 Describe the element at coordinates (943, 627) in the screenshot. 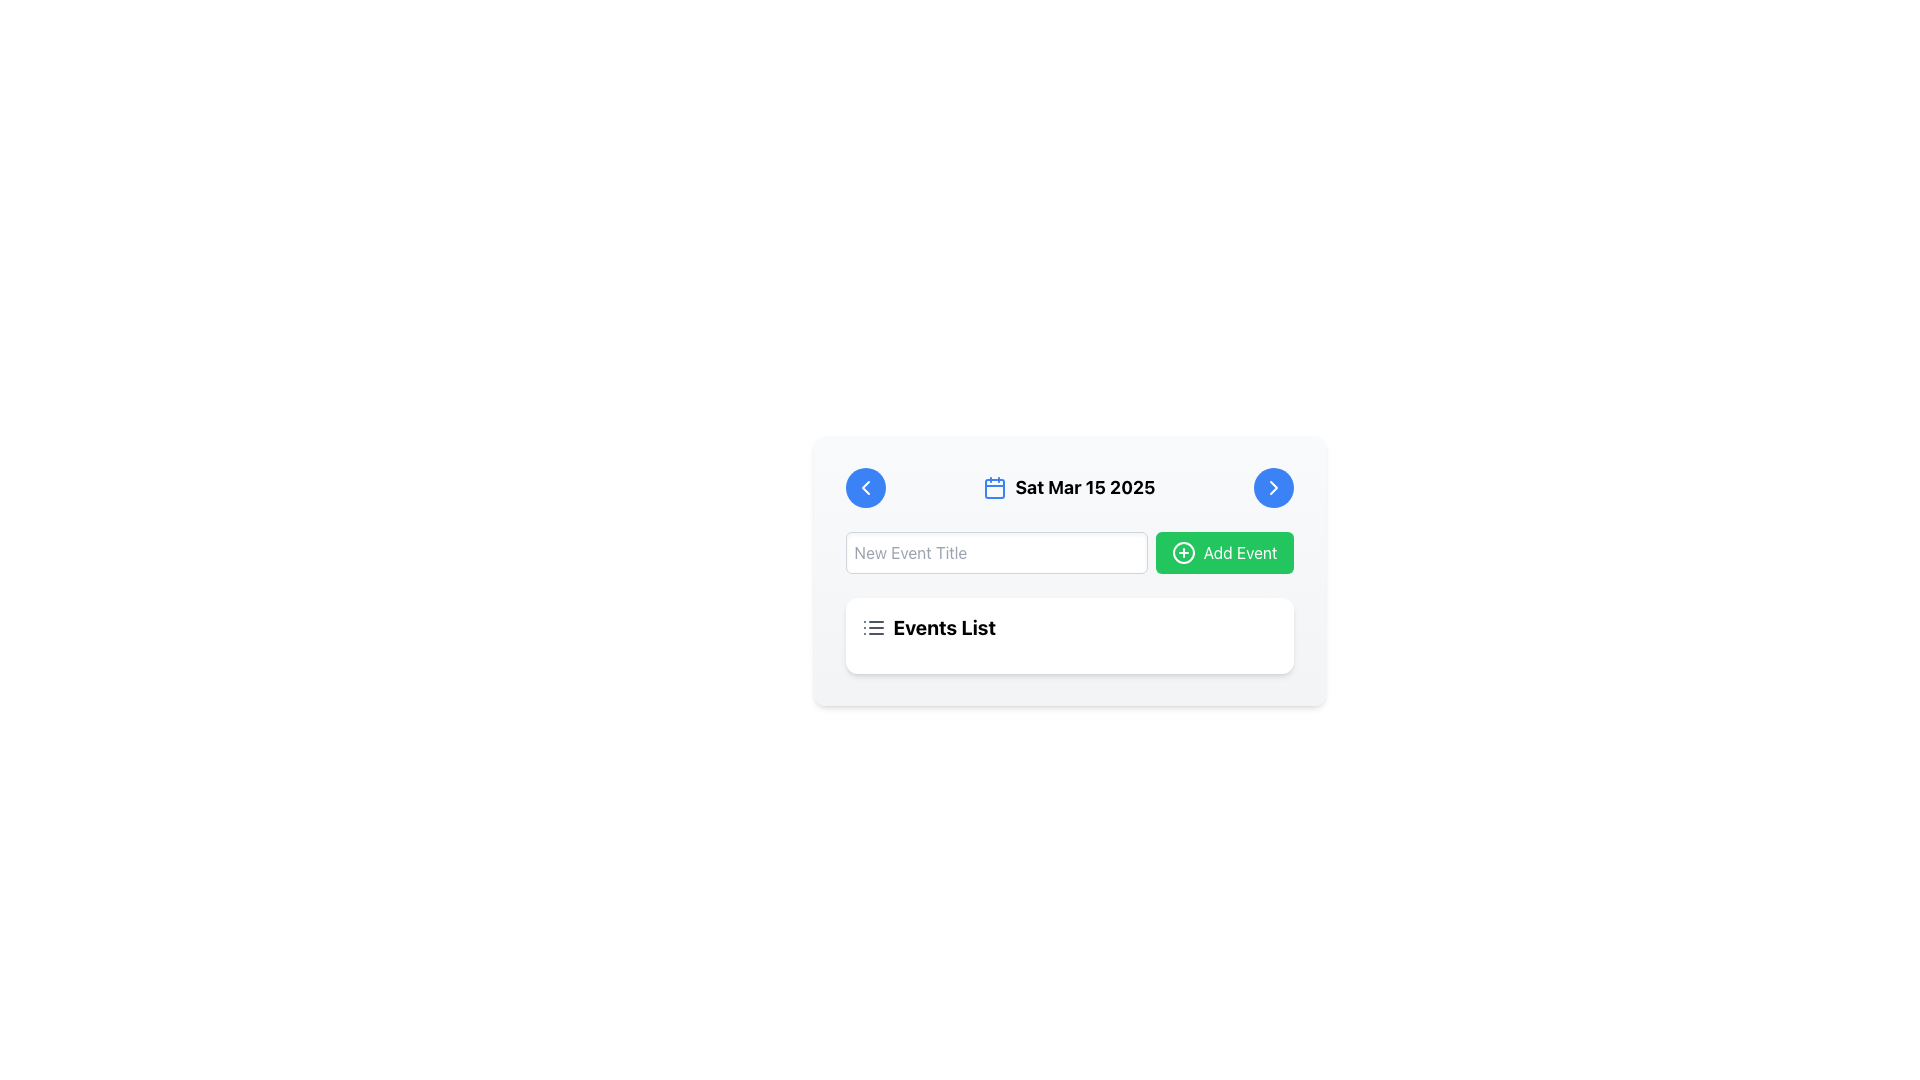

I see `text content of the 'Events List' label, which is displayed in bold and larger font, and is black in color` at that location.